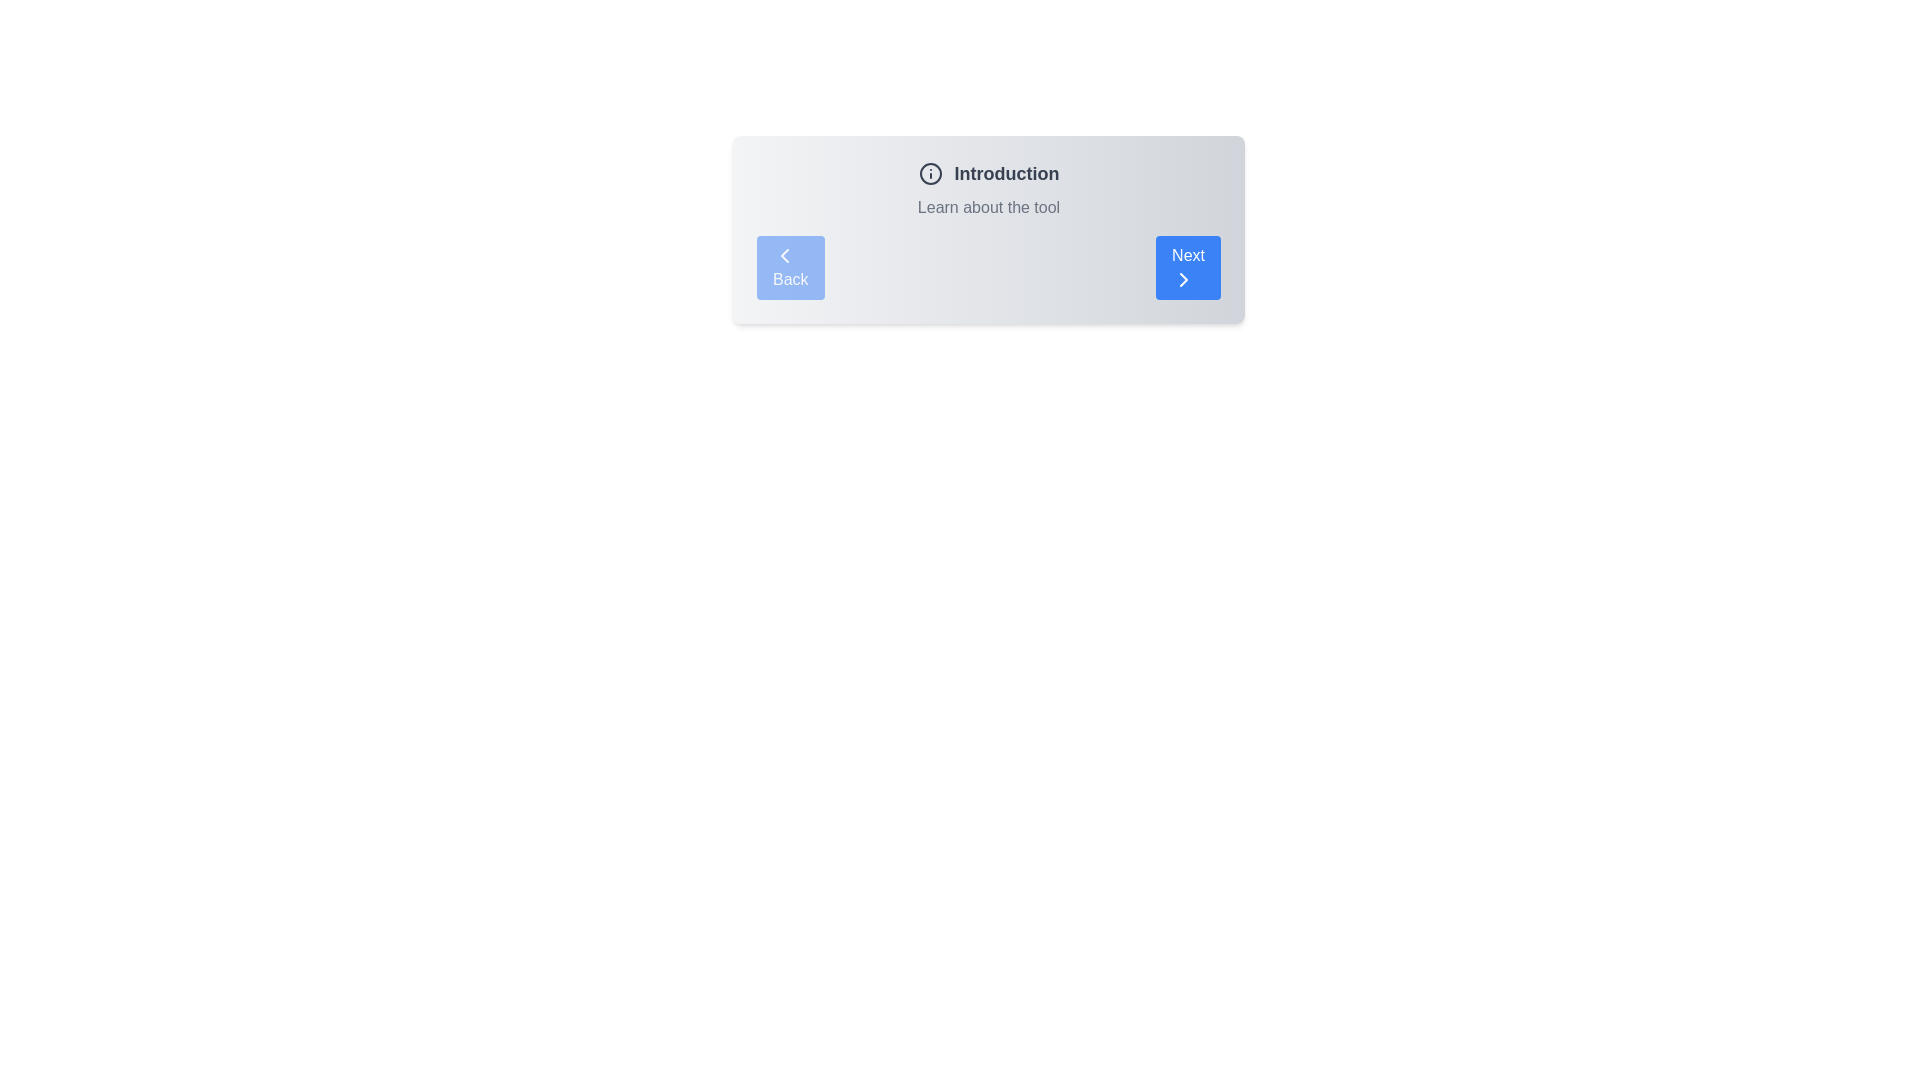 The height and width of the screenshot is (1080, 1920). What do you see at coordinates (1184, 280) in the screenshot?
I see `the right-facing chevron icon located within the 'Next' button, which is a rounded rectangle button labeled 'Next'` at bounding box center [1184, 280].